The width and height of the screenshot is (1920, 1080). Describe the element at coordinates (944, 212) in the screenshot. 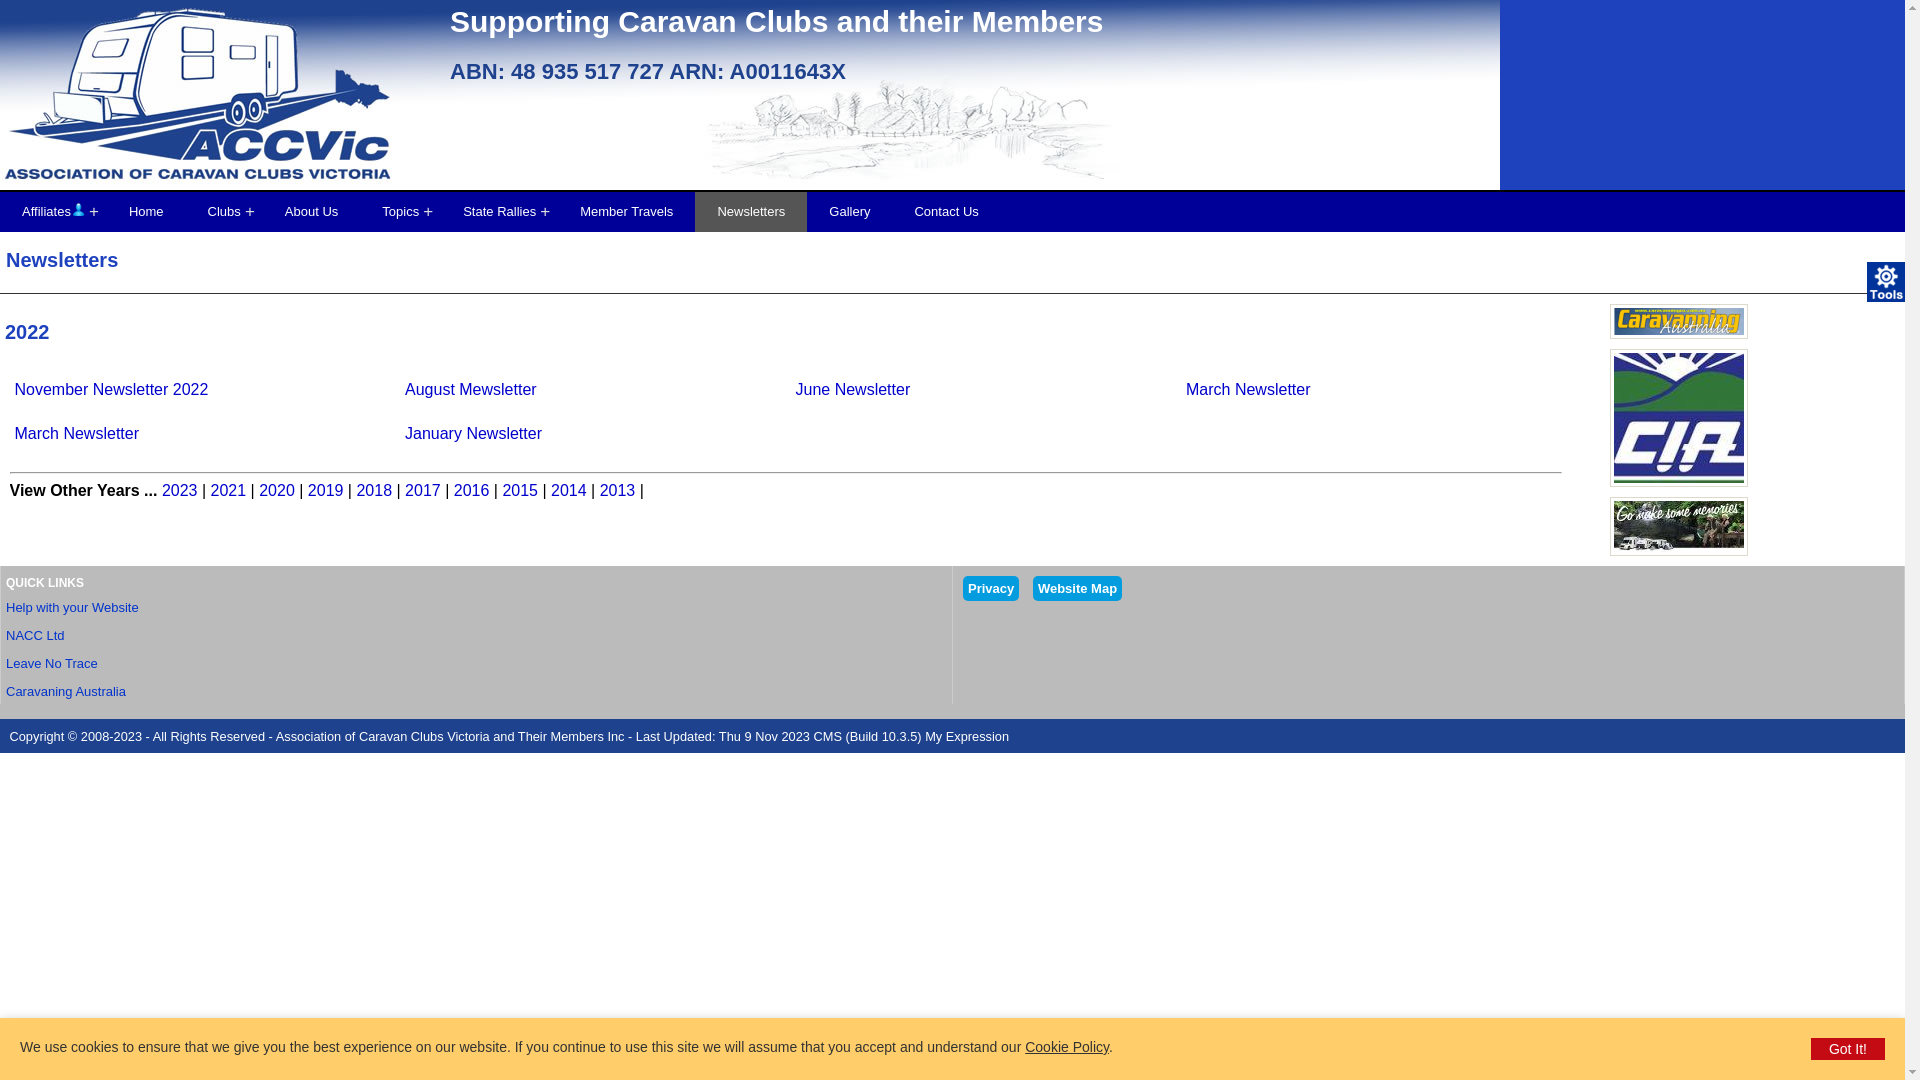

I see `'Contact Us'` at that location.